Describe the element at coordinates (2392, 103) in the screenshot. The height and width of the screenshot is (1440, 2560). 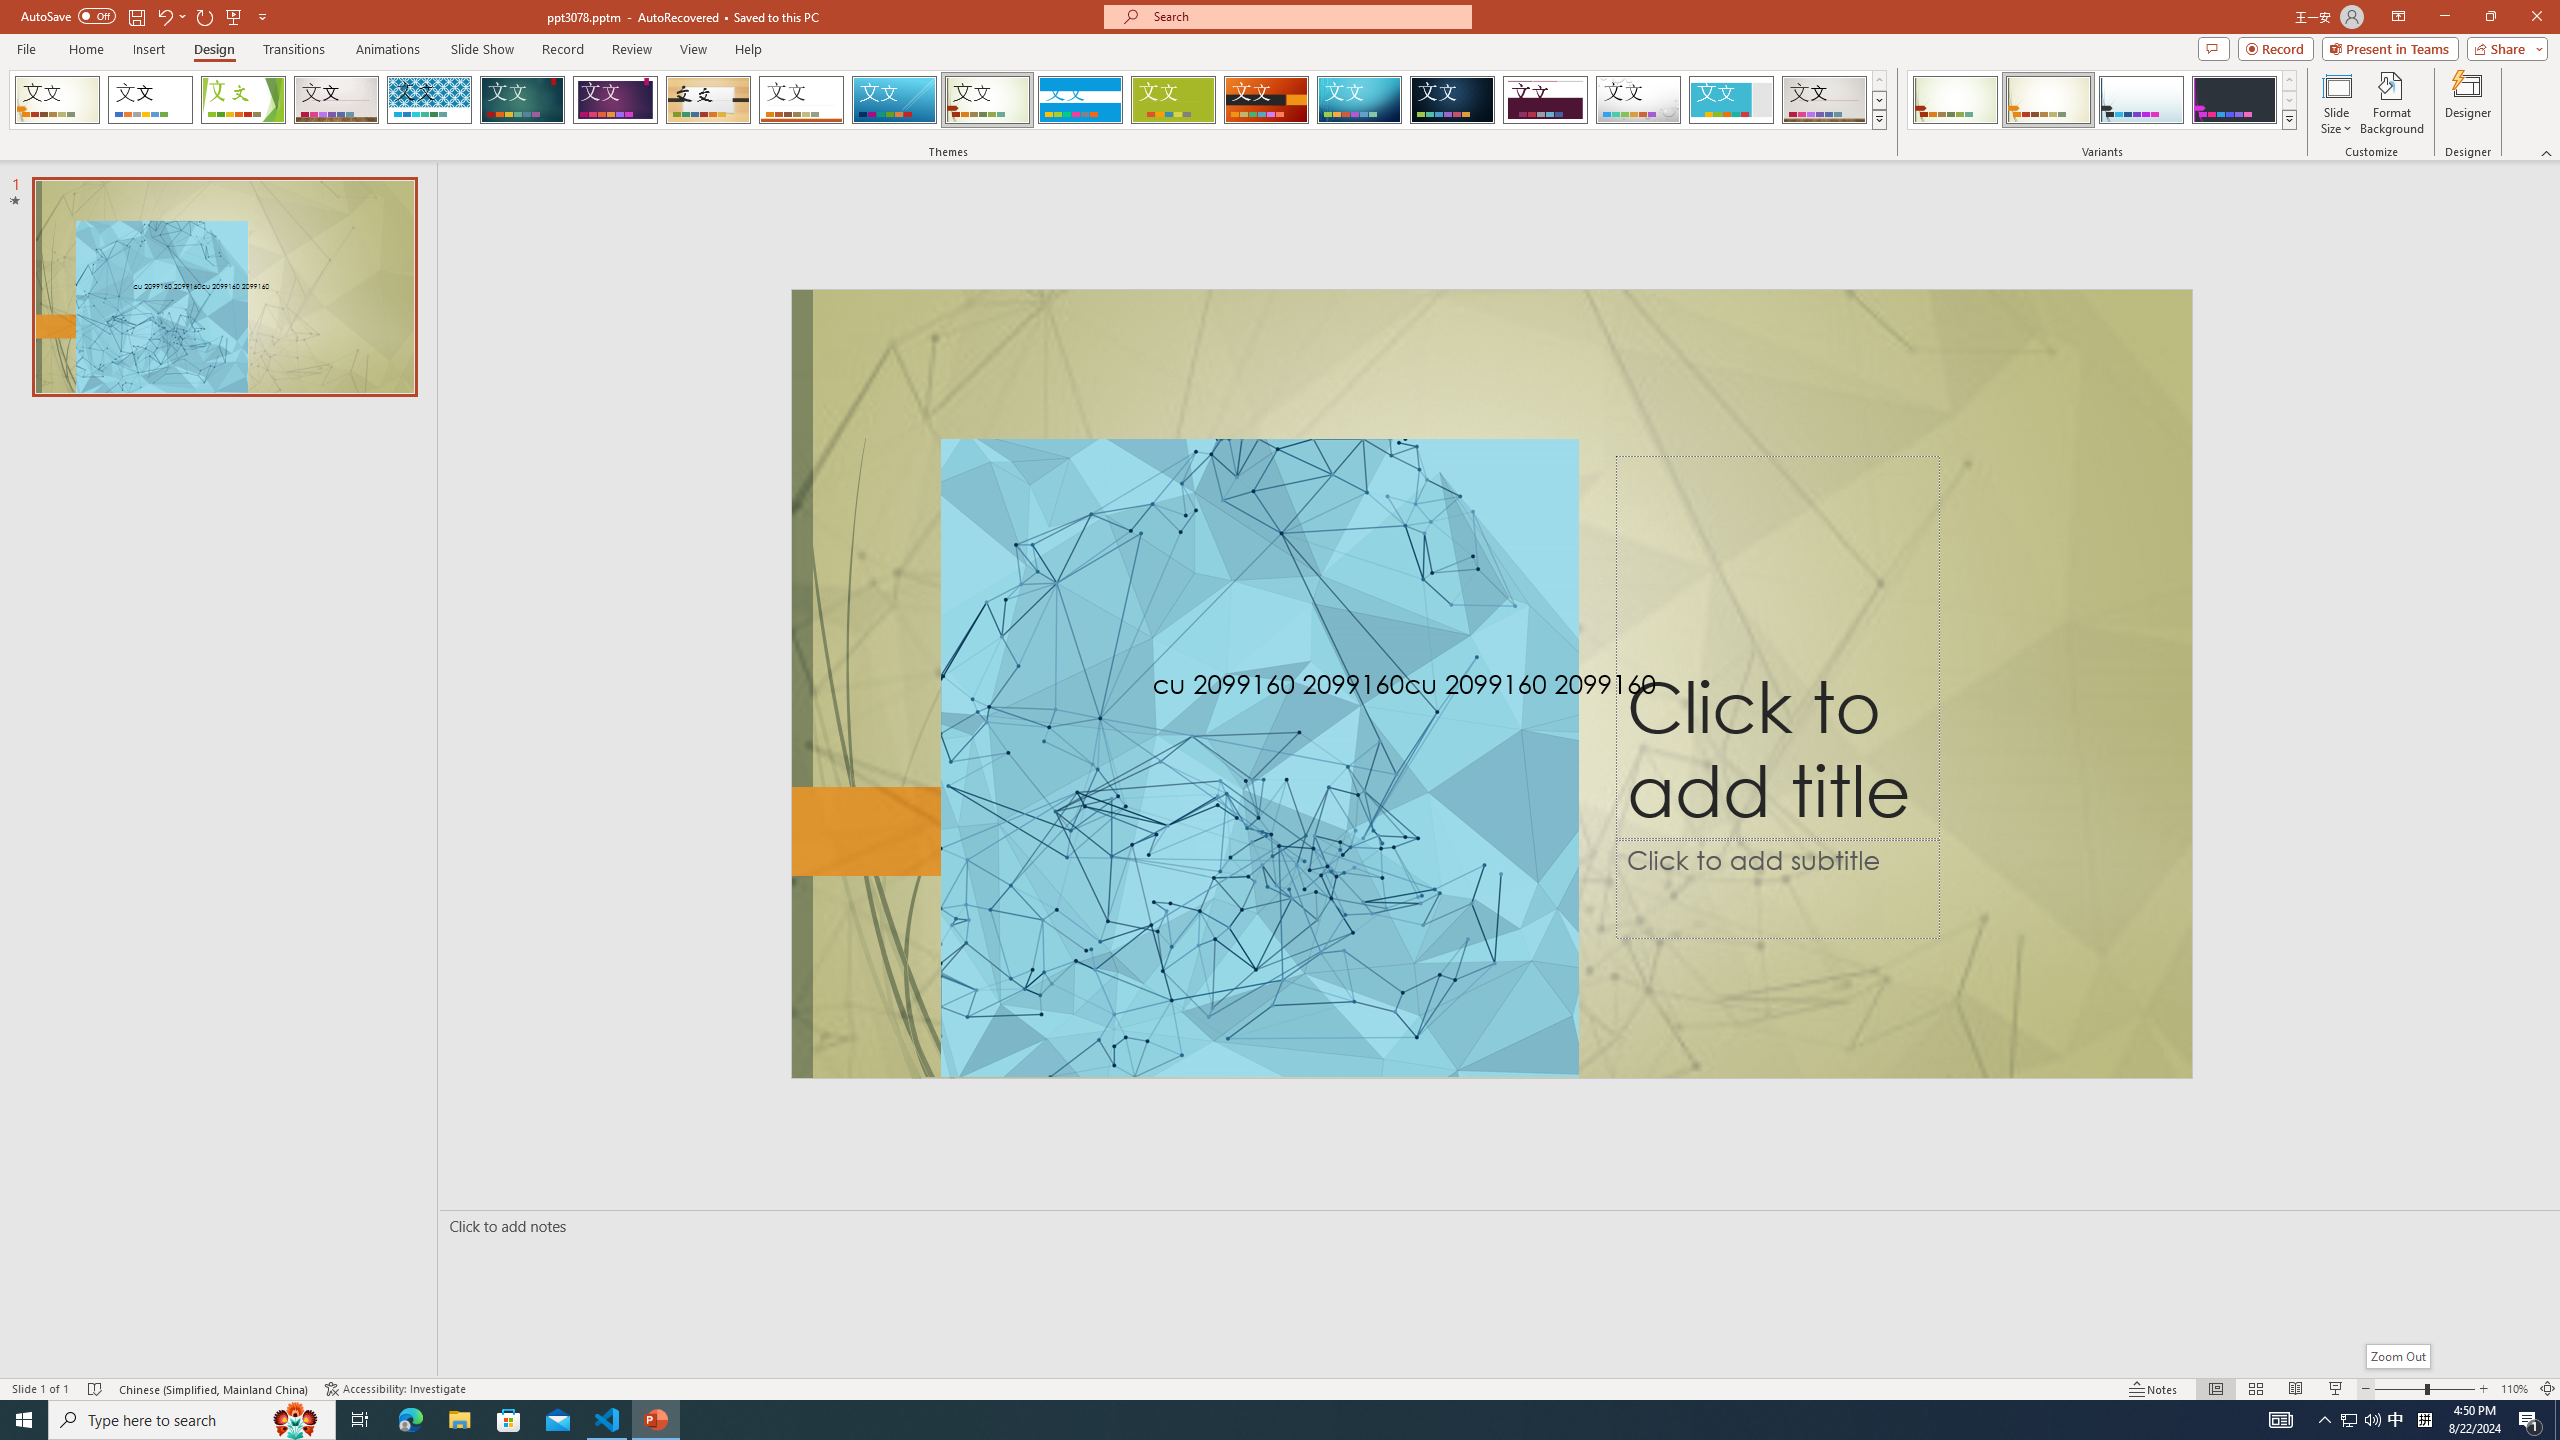
I see `'Format Background'` at that location.